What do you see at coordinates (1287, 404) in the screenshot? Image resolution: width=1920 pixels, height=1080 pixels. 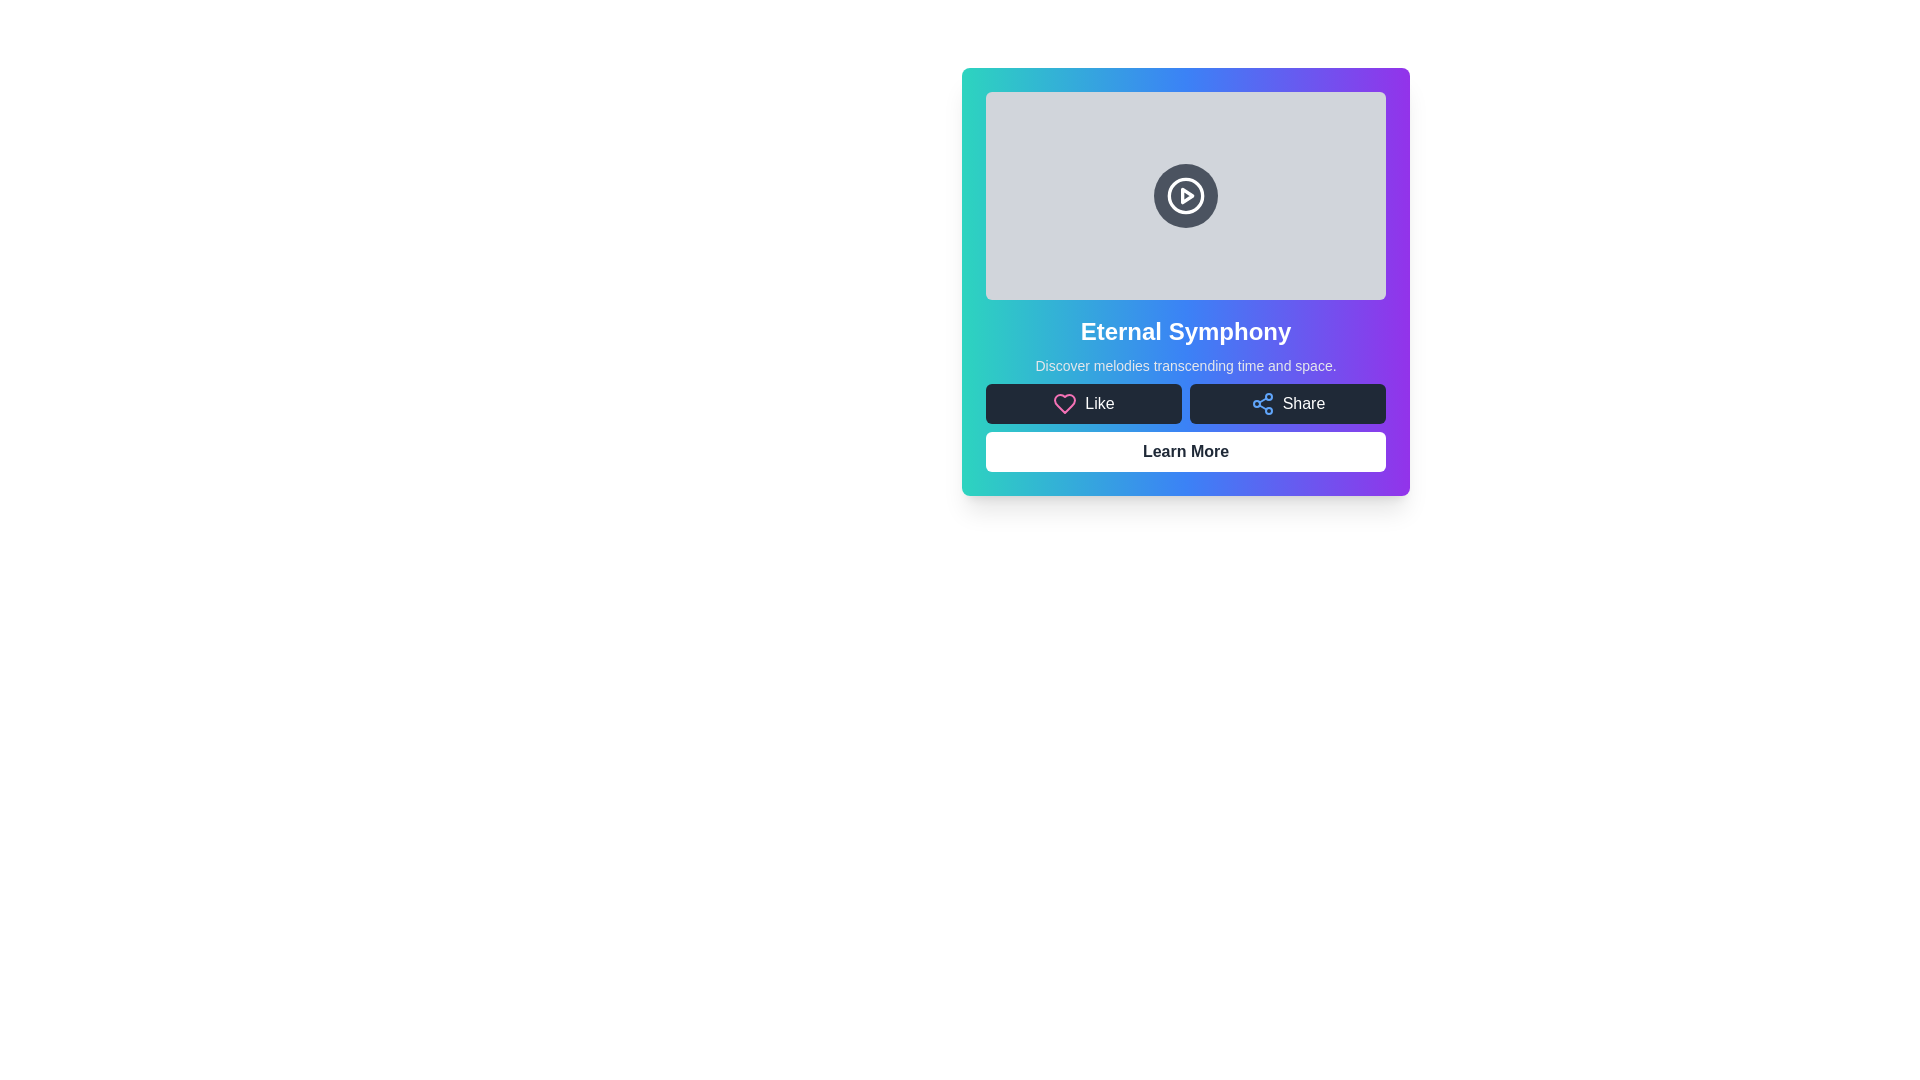 I see `the sharing button located beneath the 'Eternal Symphony' section, which is the second button in a row to the right of the 'Like' button` at bounding box center [1287, 404].